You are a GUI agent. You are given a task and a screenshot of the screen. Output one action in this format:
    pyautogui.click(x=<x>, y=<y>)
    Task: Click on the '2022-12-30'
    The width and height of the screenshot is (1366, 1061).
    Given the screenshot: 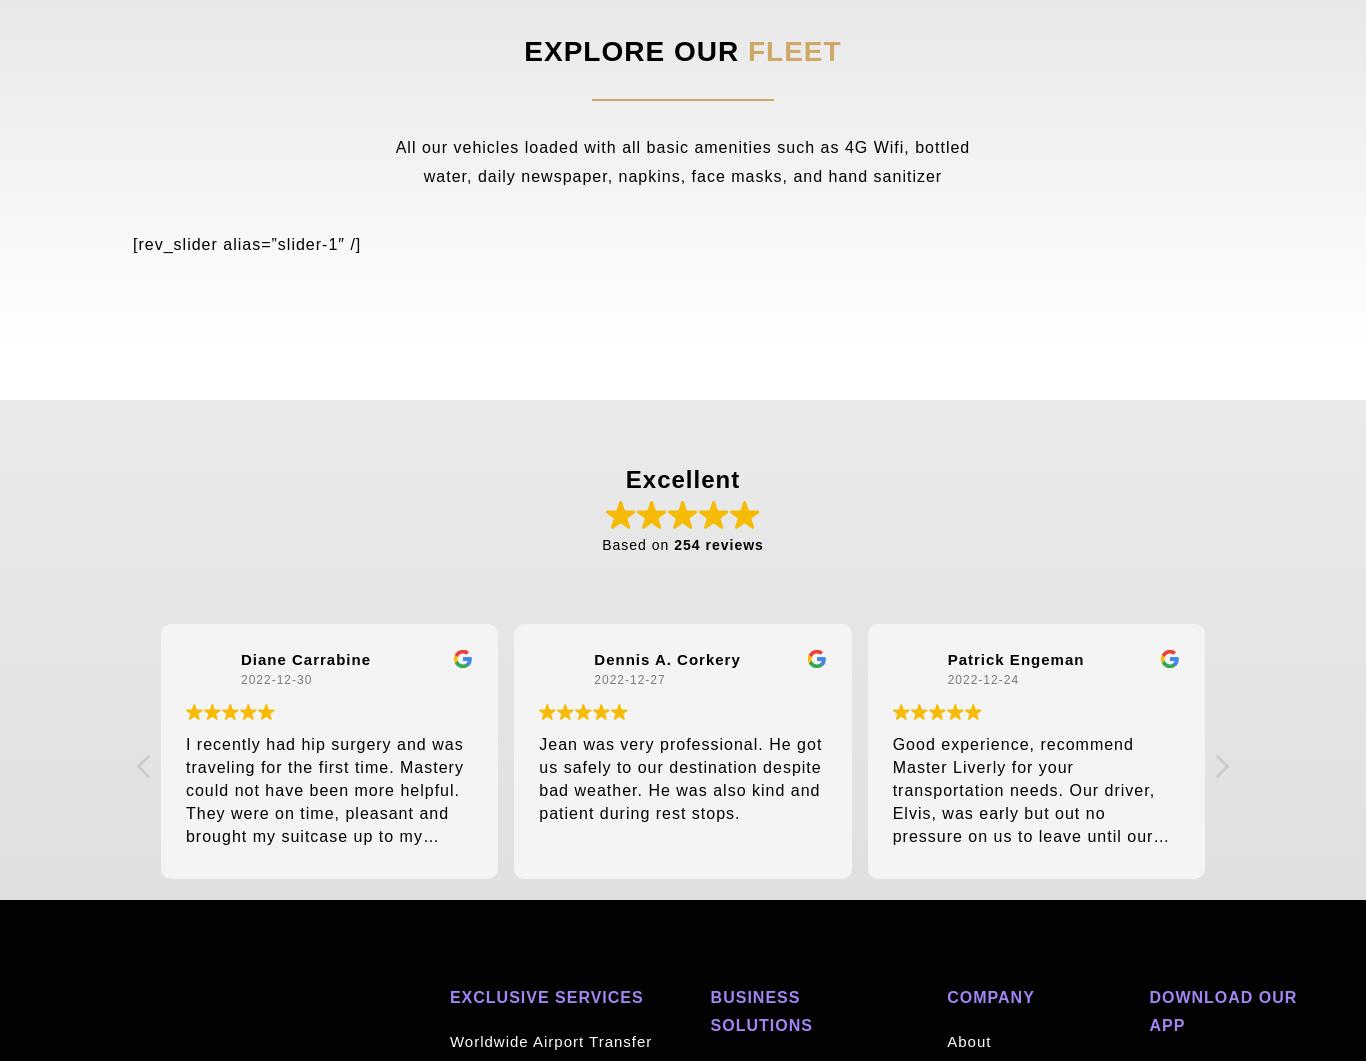 What is the action you would take?
    pyautogui.click(x=275, y=678)
    